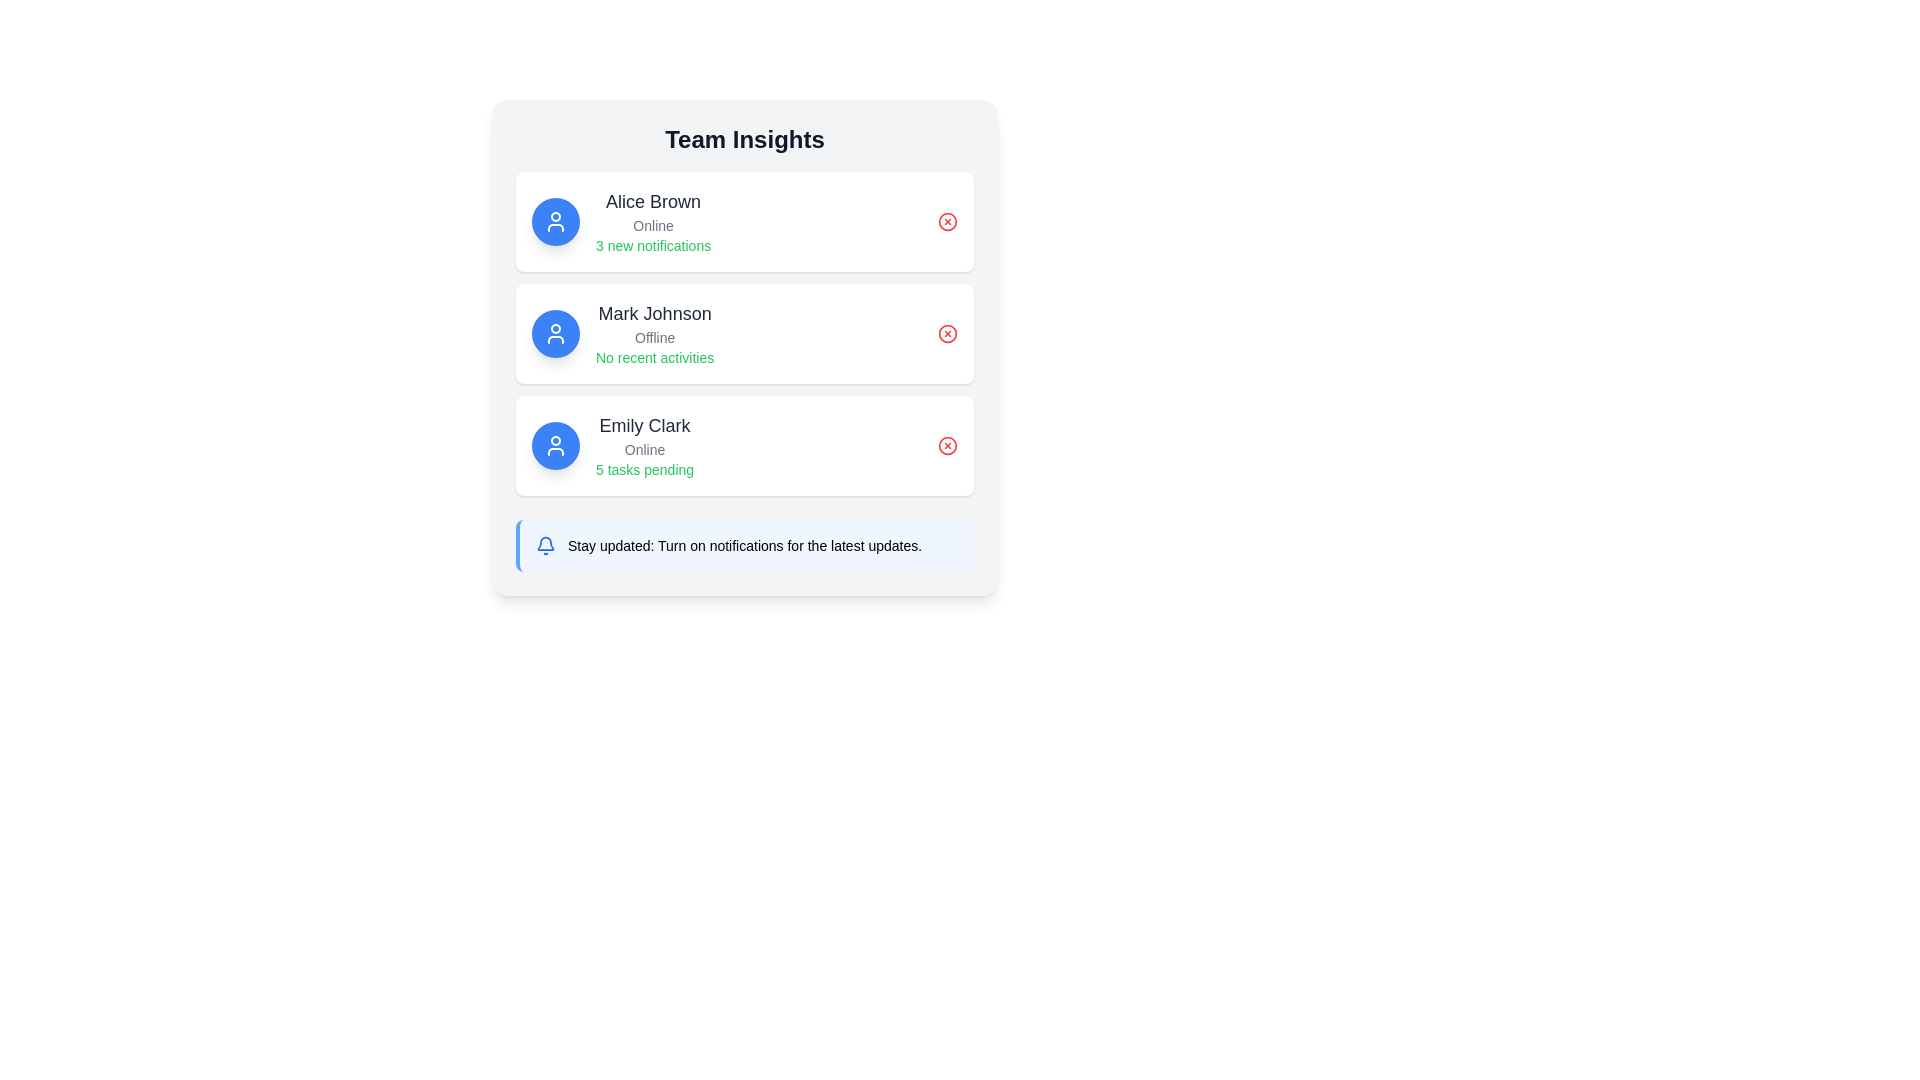 The image size is (1920, 1080). What do you see at coordinates (556, 333) in the screenshot?
I see `the profile icon of 'Mark Johnson', which represents a team member's avatar in the middle card of the list` at bounding box center [556, 333].